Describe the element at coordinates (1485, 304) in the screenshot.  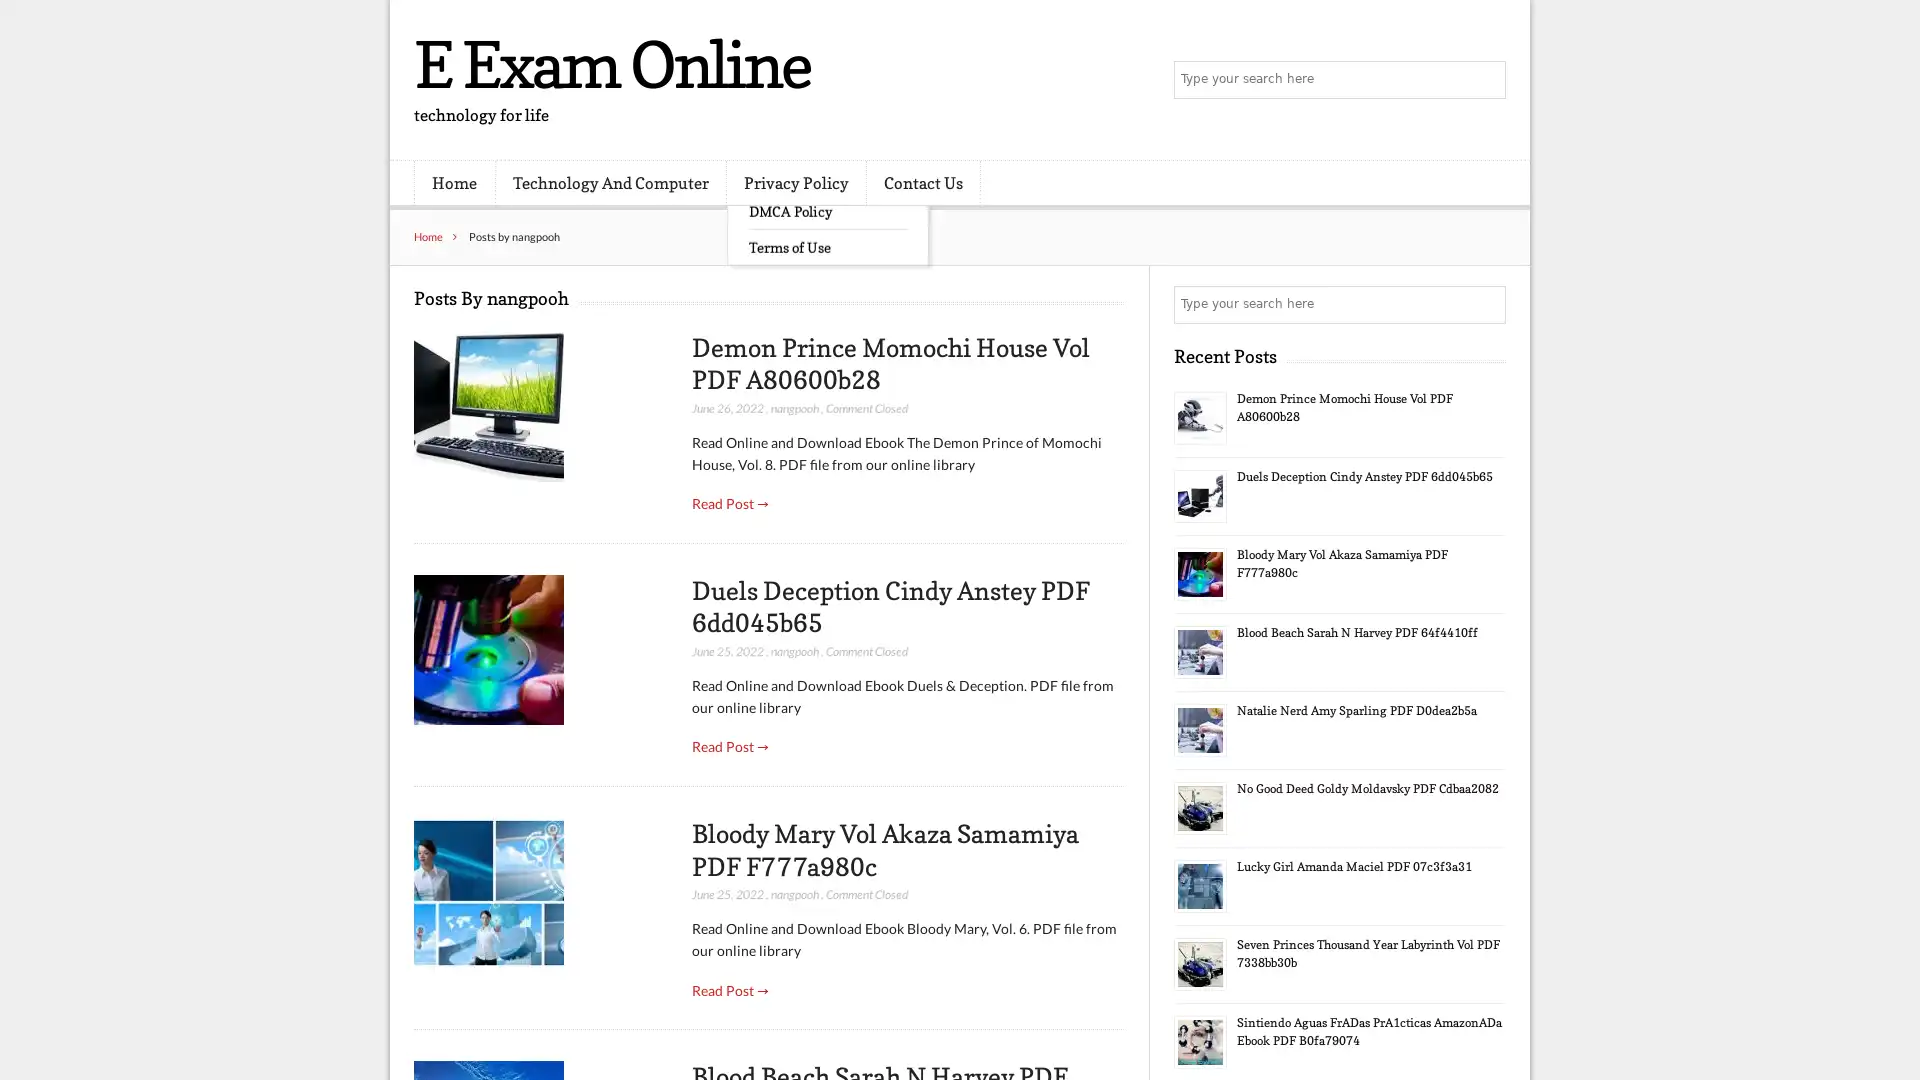
I see `Search` at that location.